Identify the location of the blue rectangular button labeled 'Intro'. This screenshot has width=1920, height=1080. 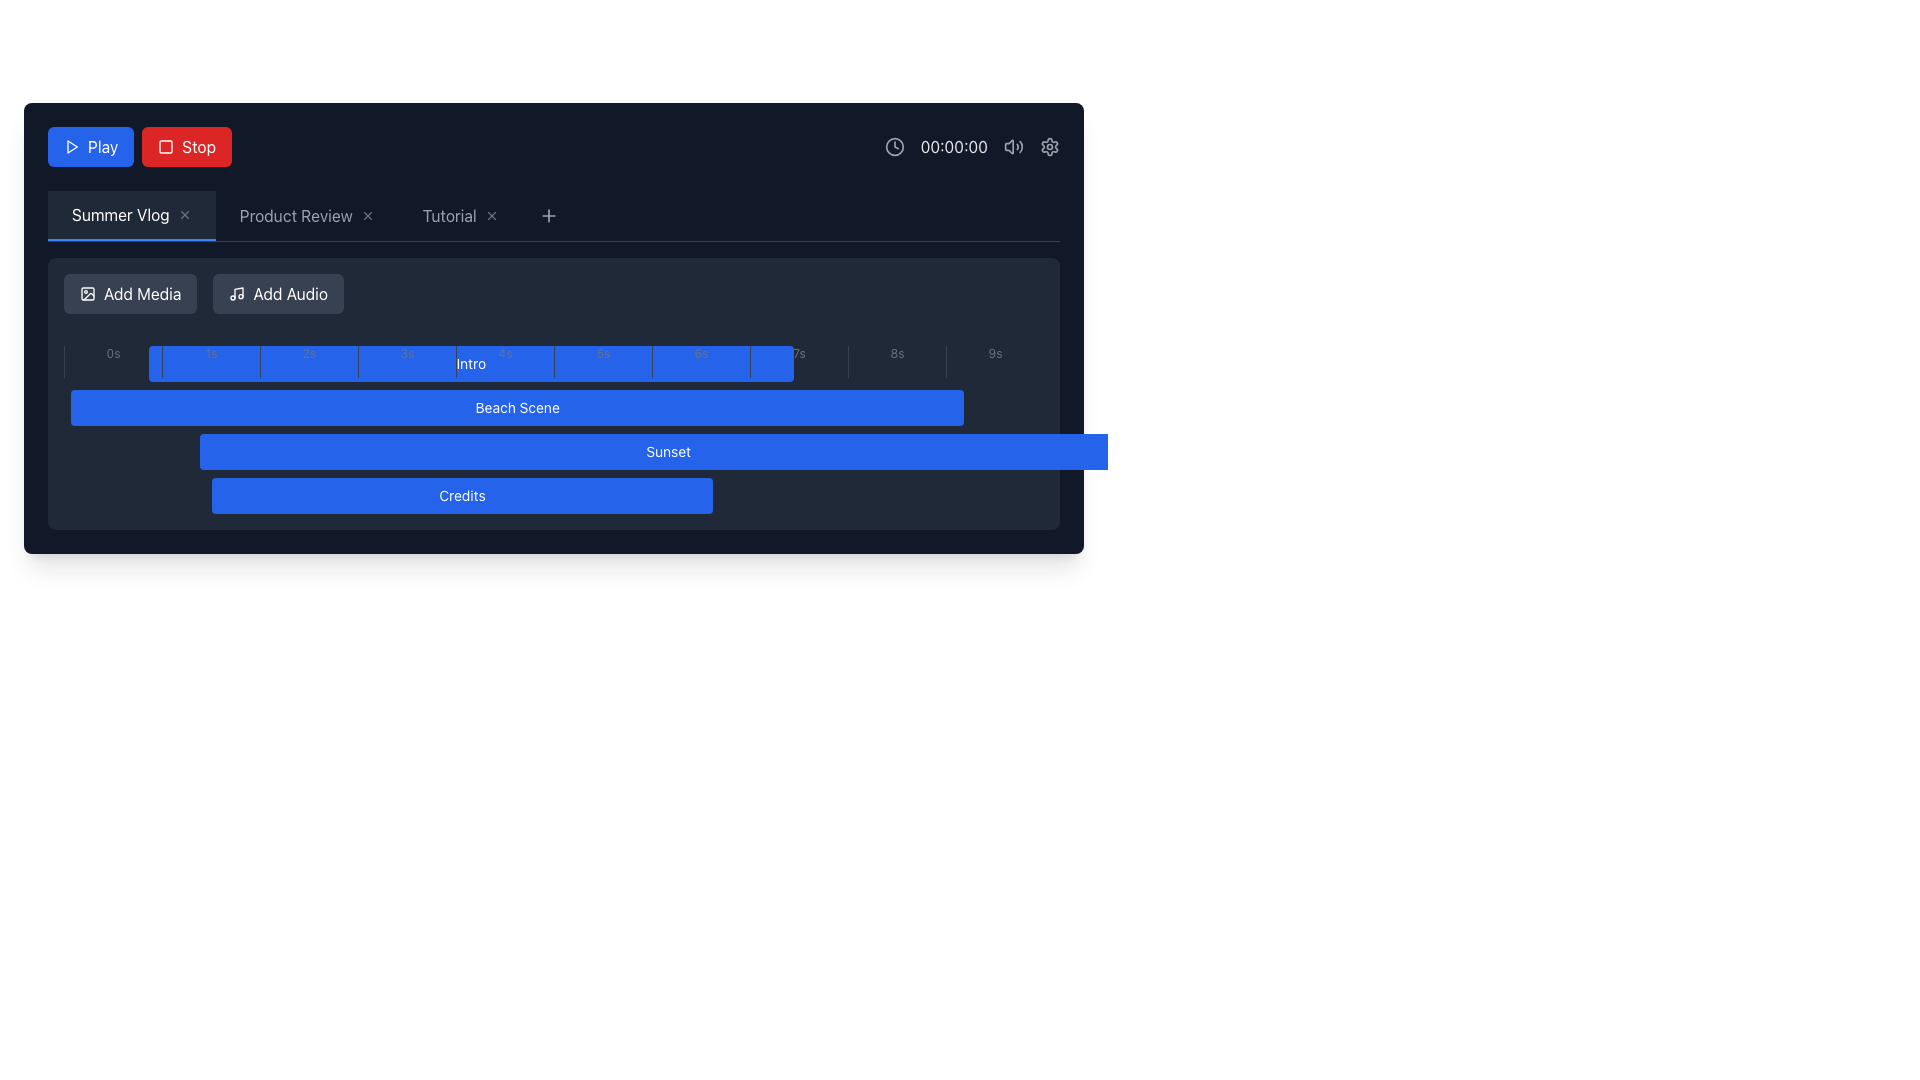
(470, 363).